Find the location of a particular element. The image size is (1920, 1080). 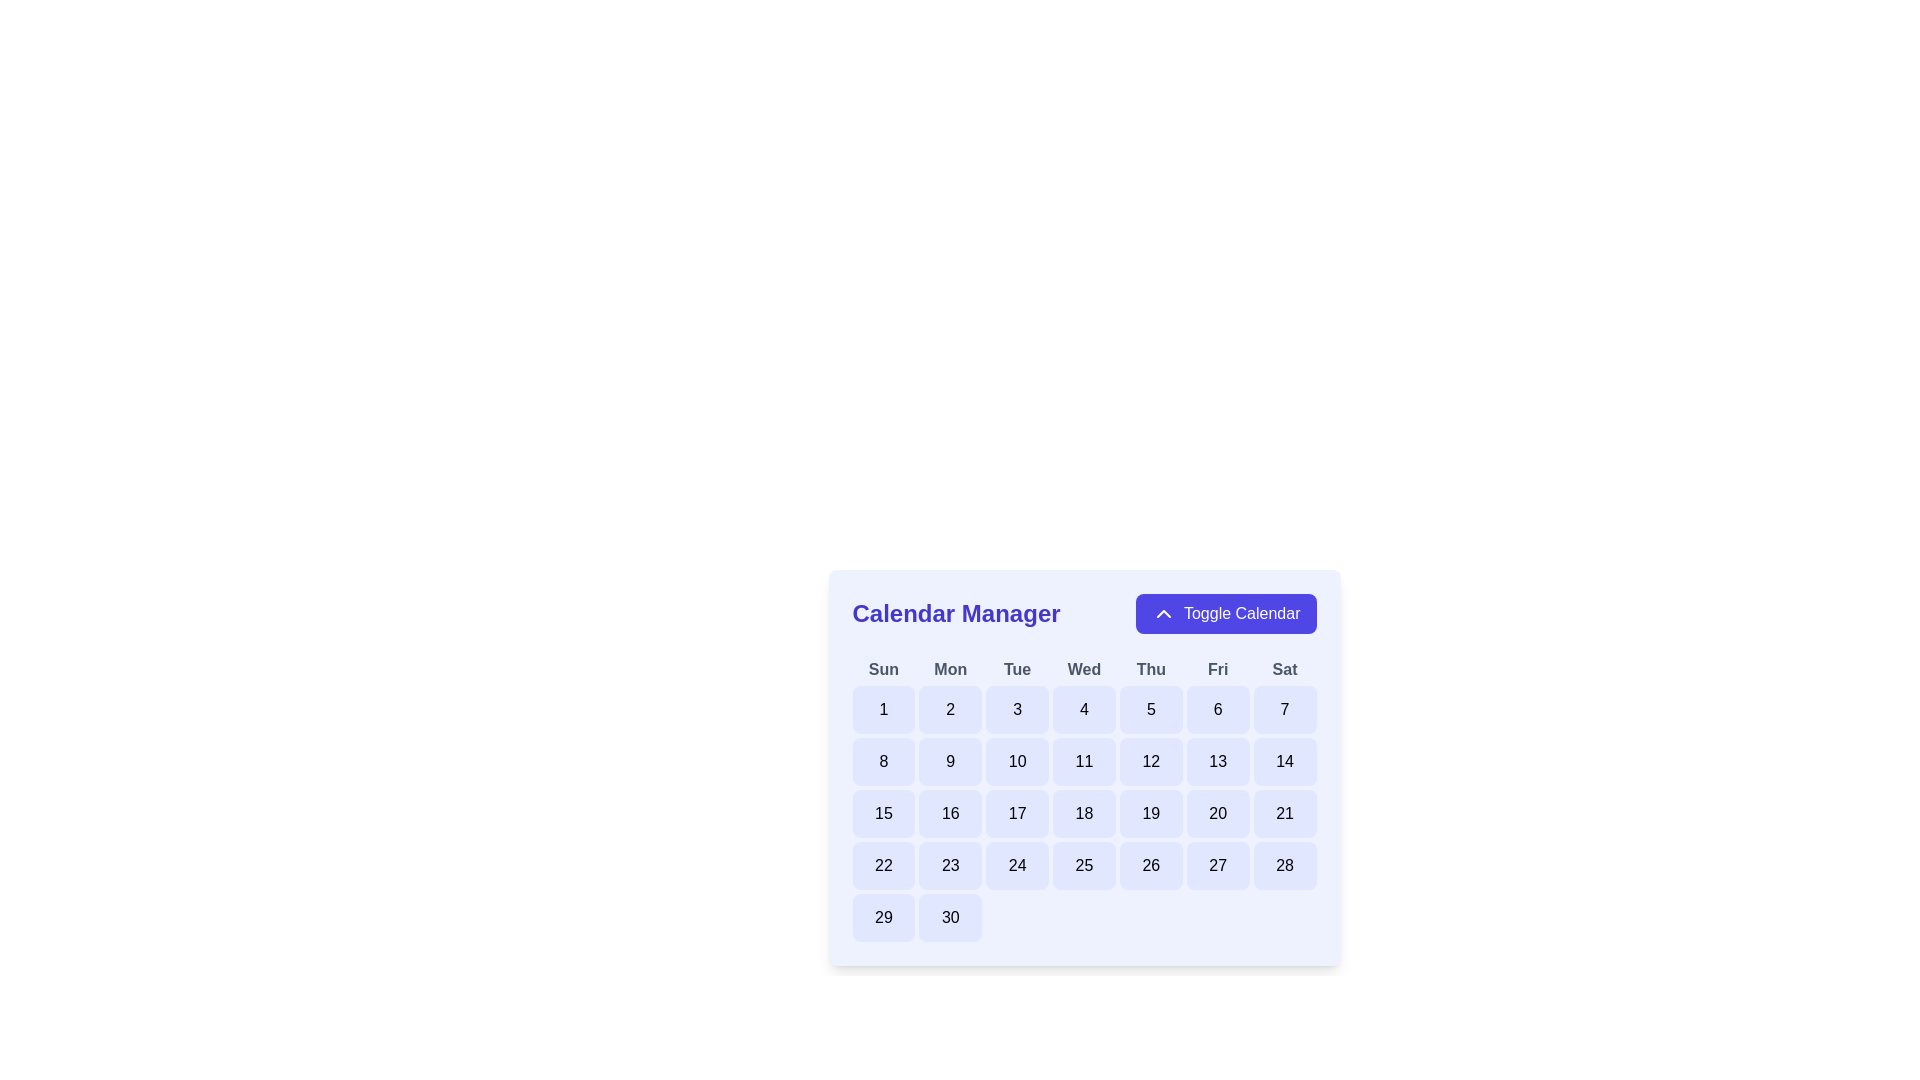

the rounded rectangular button with a light blue background that displays the number '12' in bold, located is located at coordinates (1151, 762).